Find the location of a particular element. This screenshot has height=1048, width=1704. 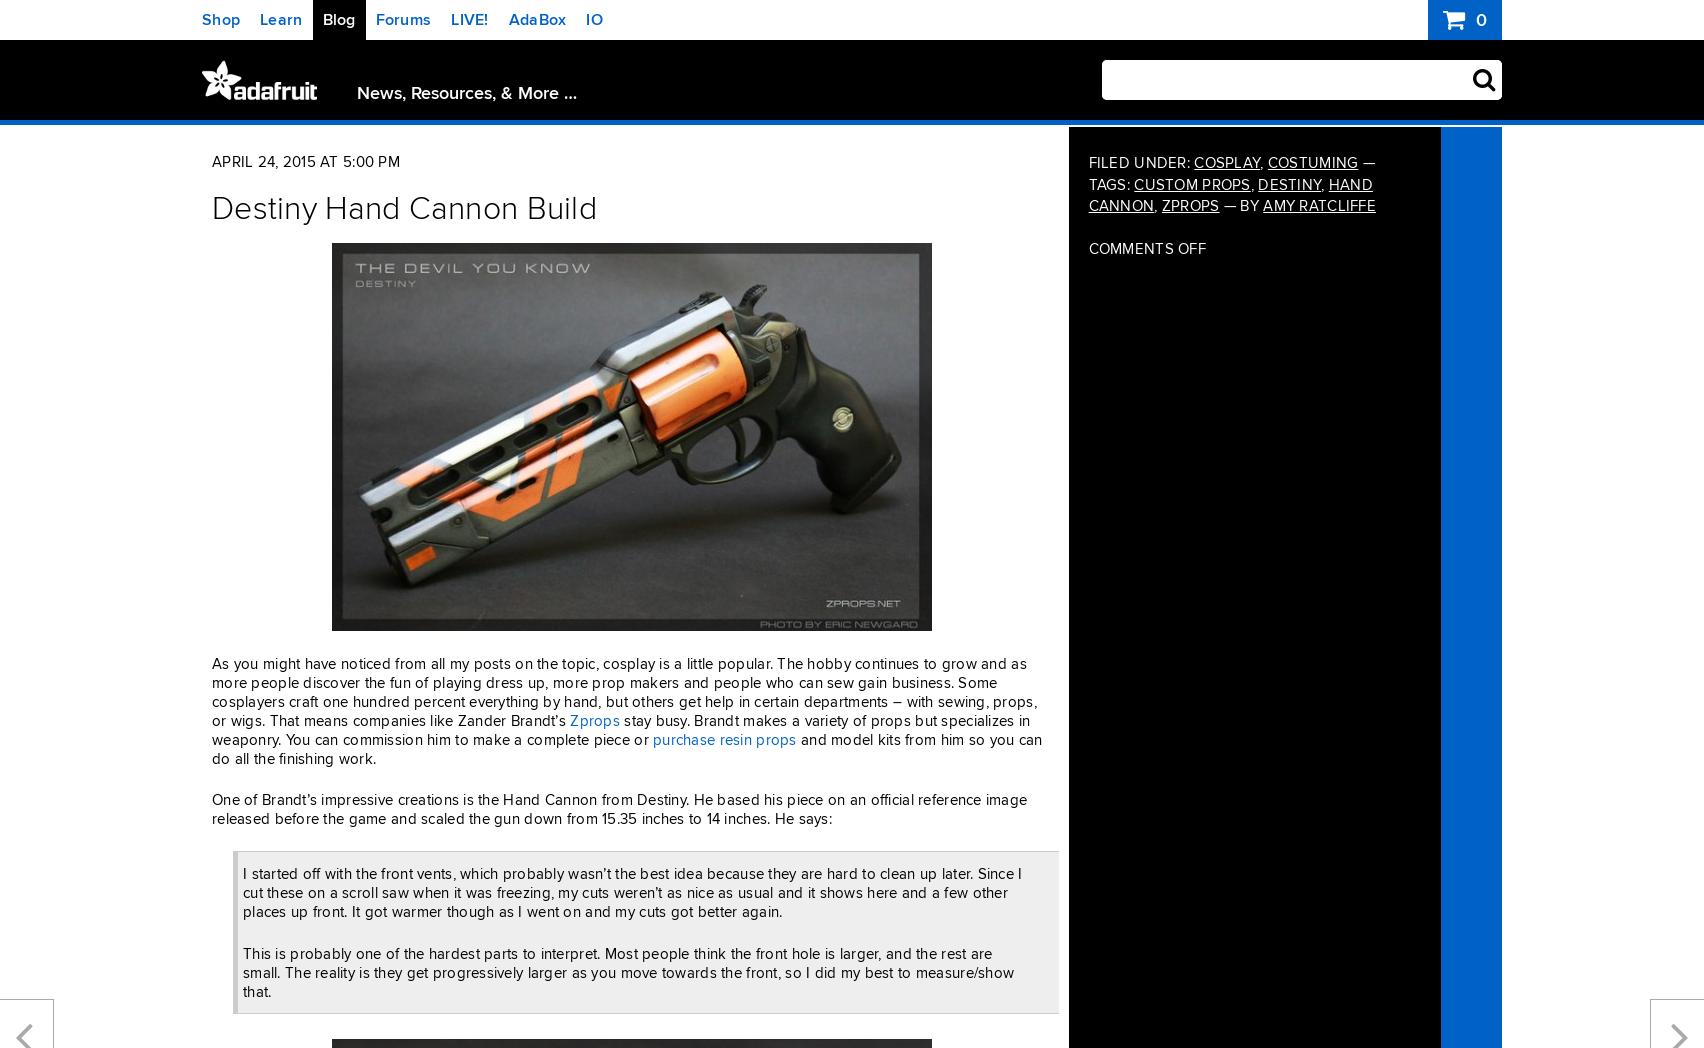

'destiny' is located at coordinates (1289, 182).